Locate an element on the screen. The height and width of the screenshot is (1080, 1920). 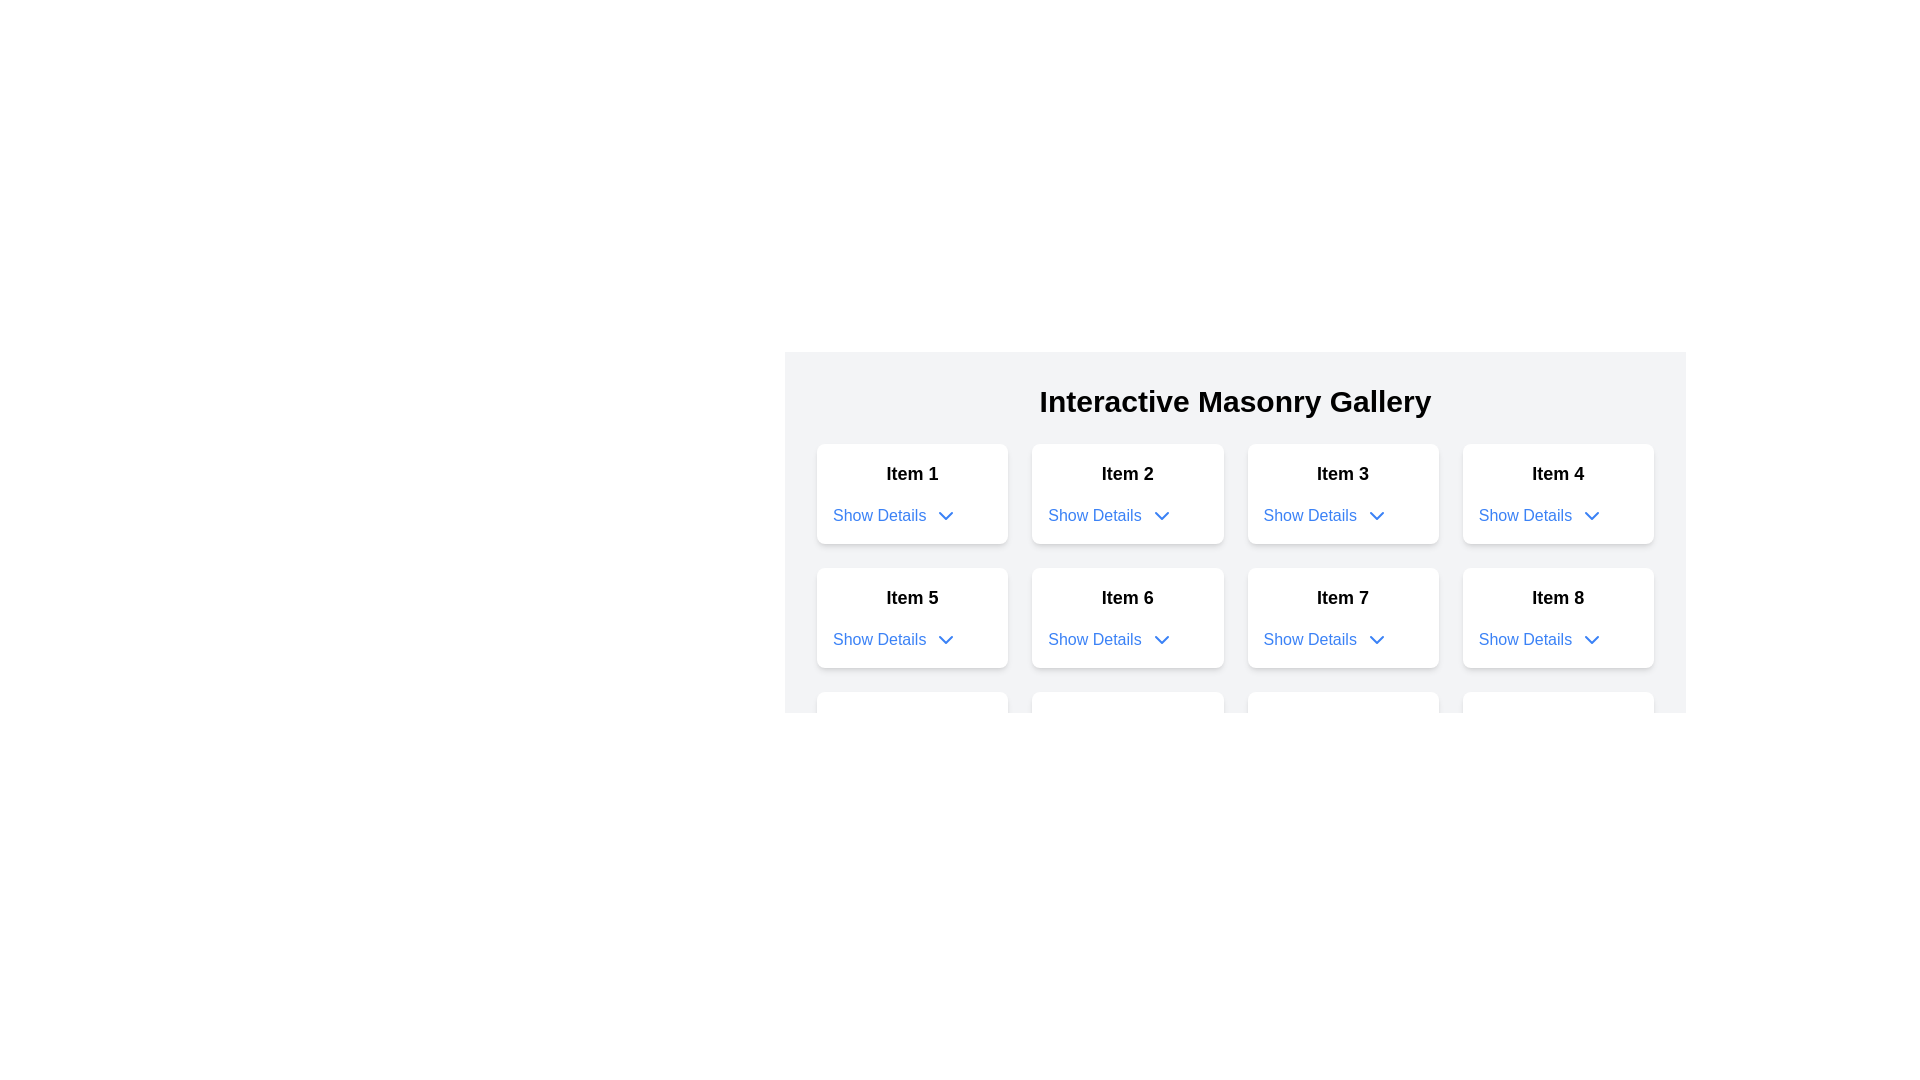
the chevron icon located to the right of the 'Show Details' link in the 'Item 2' card of the 'Interactive Masonry Gallery' is located at coordinates (1161, 515).